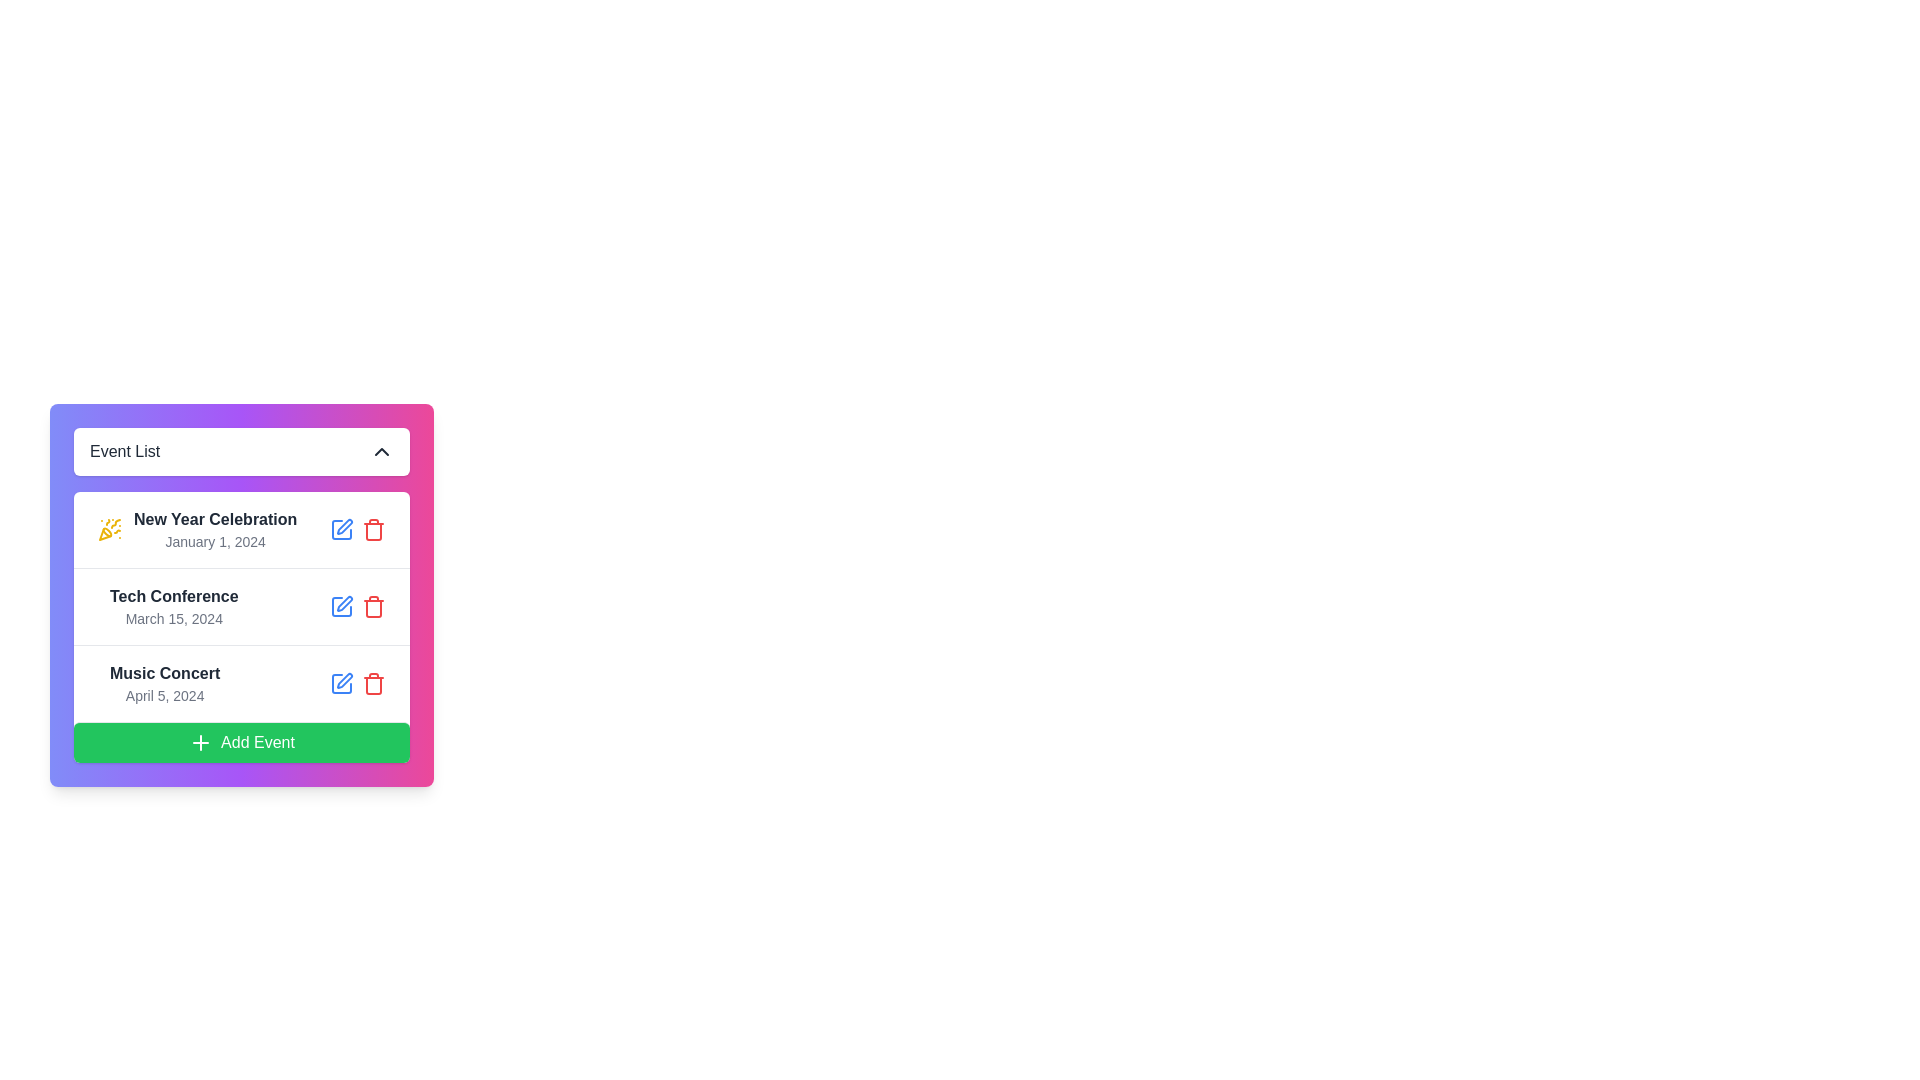 This screenshot has width=1920, height=1080. I want to click on the text display that shows the title and date description of the event 'New Year Celebration', located immediately to the right of the yellow party-popper icon in the first row of the event list, so click(215, 528).